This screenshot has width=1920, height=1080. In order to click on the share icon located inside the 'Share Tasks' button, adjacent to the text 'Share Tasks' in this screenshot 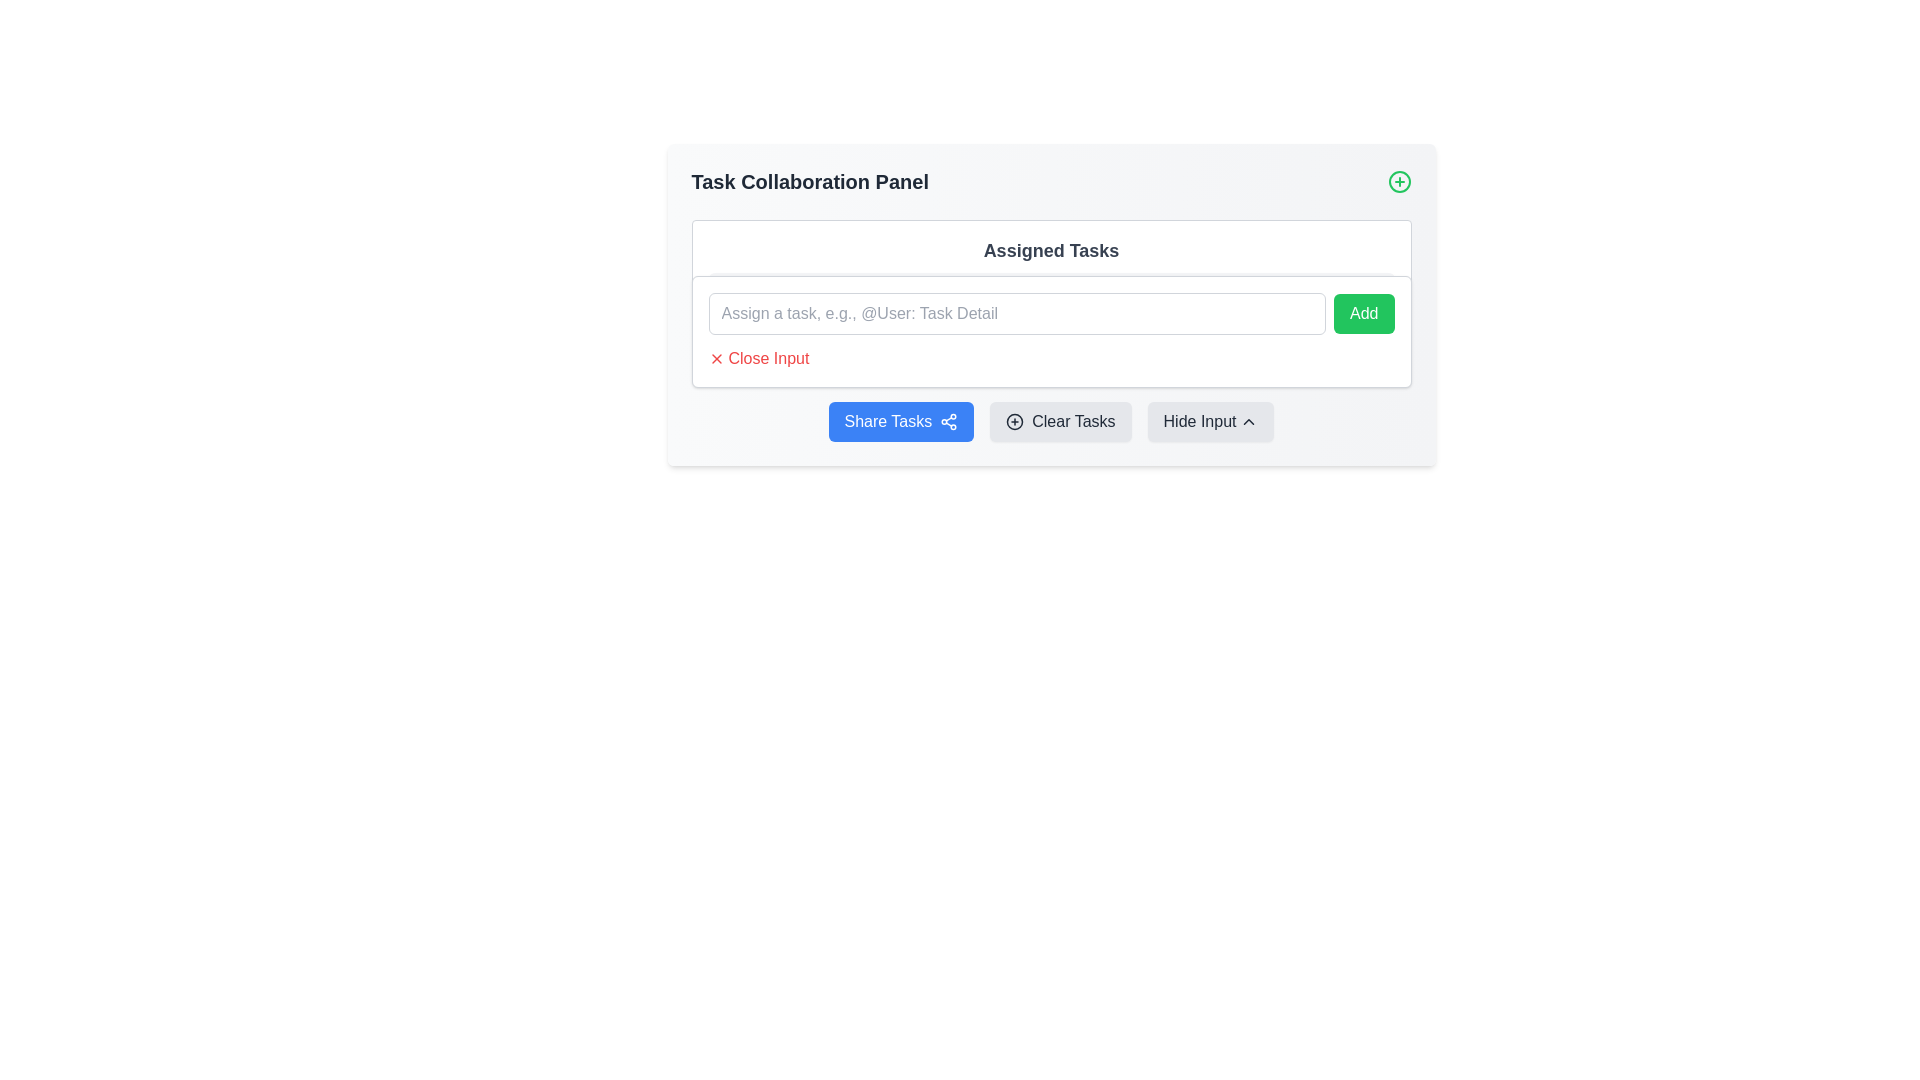, I will do `click(948, 420)`.